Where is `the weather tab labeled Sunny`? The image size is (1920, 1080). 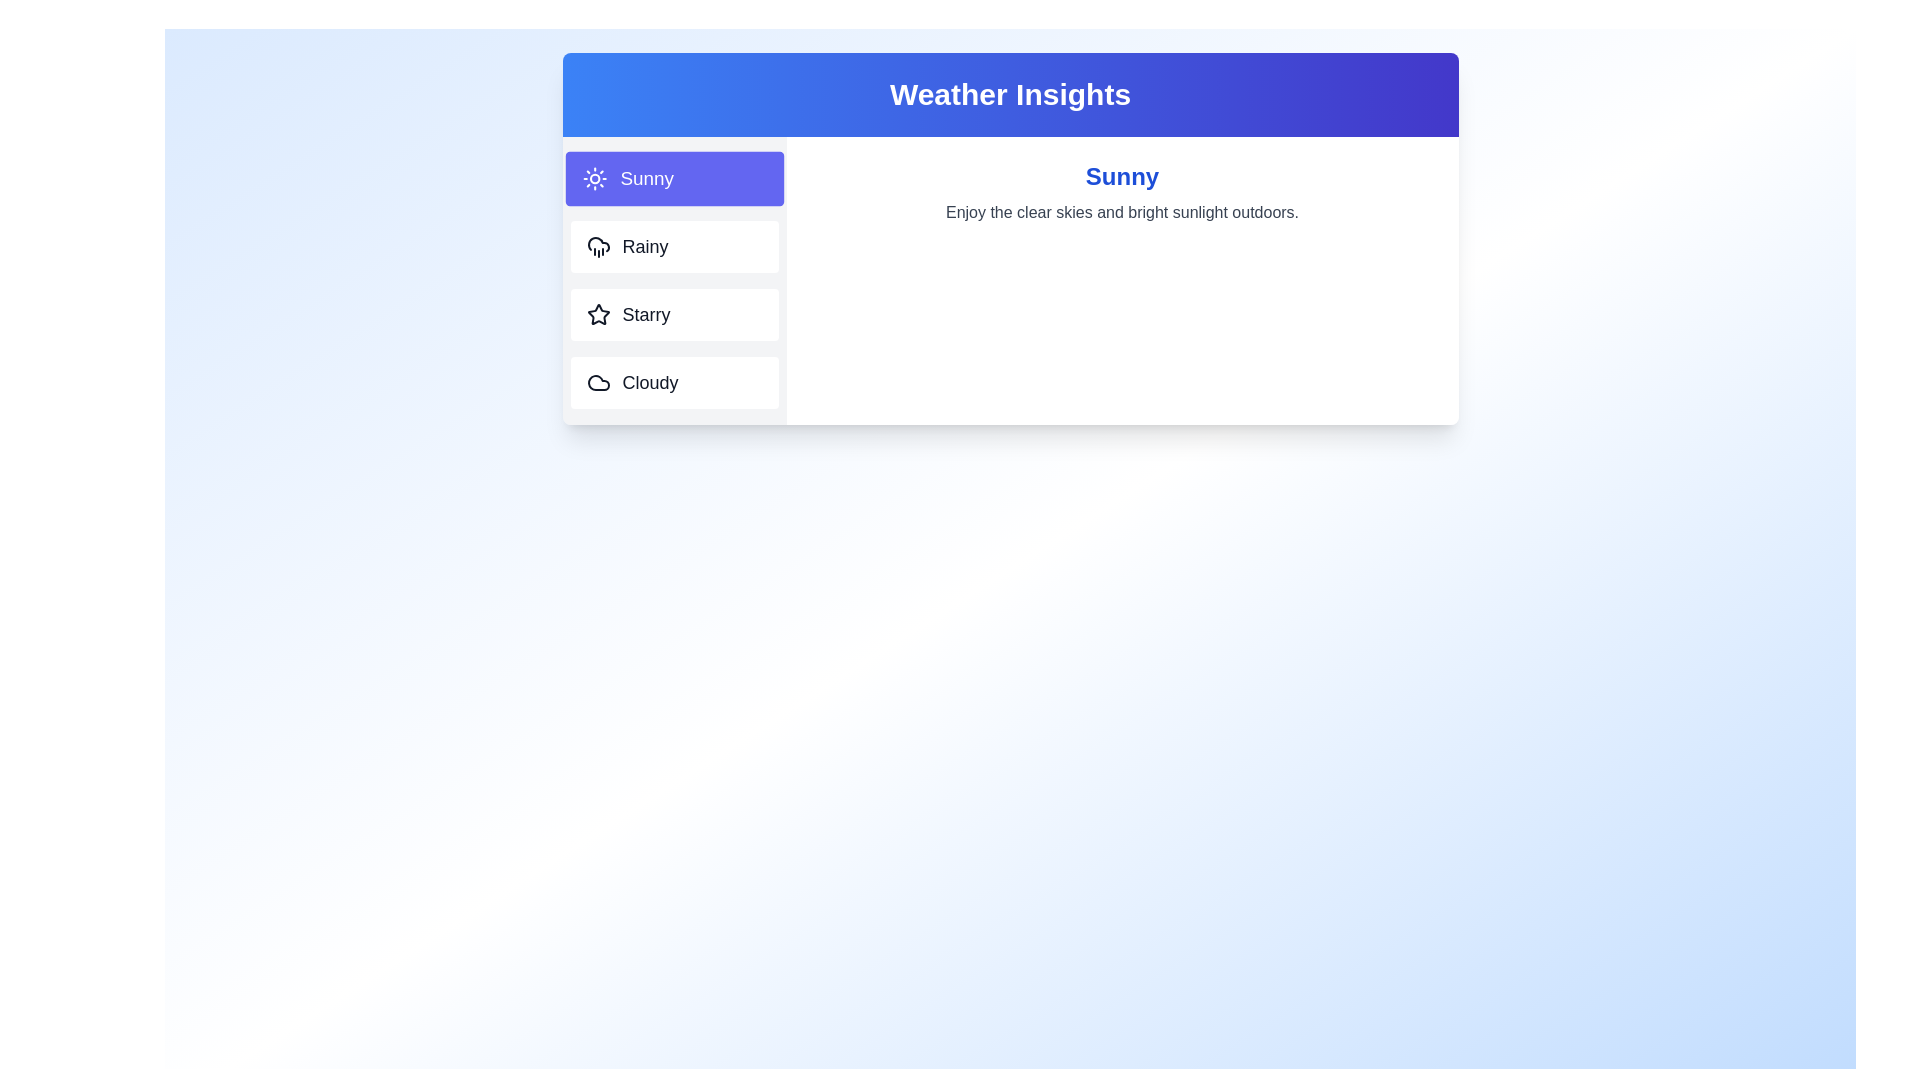
the weather tab labeled Sunny is located at coordinates (674, 177).